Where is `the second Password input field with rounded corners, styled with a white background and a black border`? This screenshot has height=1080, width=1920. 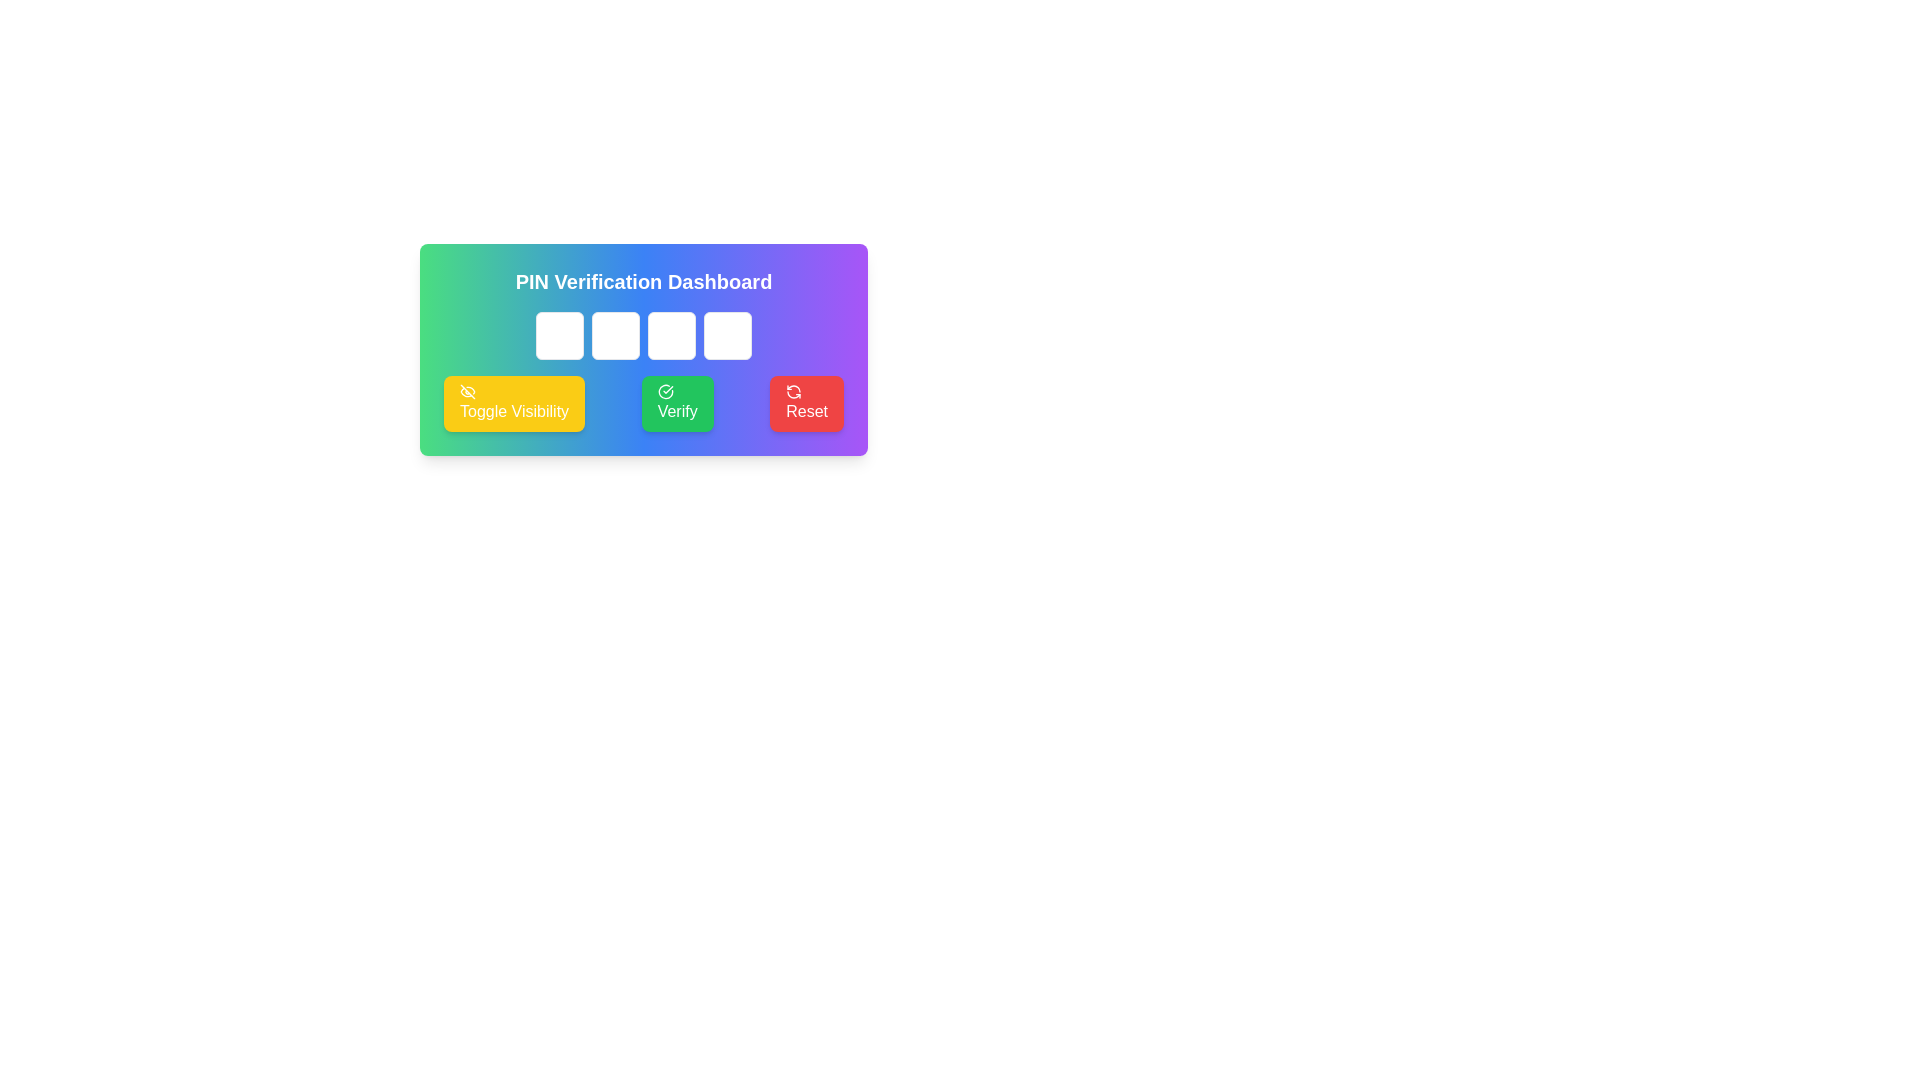 the second Password input field with rounded corners, styled with a white background and a black border is located at coordinates (614, 334).